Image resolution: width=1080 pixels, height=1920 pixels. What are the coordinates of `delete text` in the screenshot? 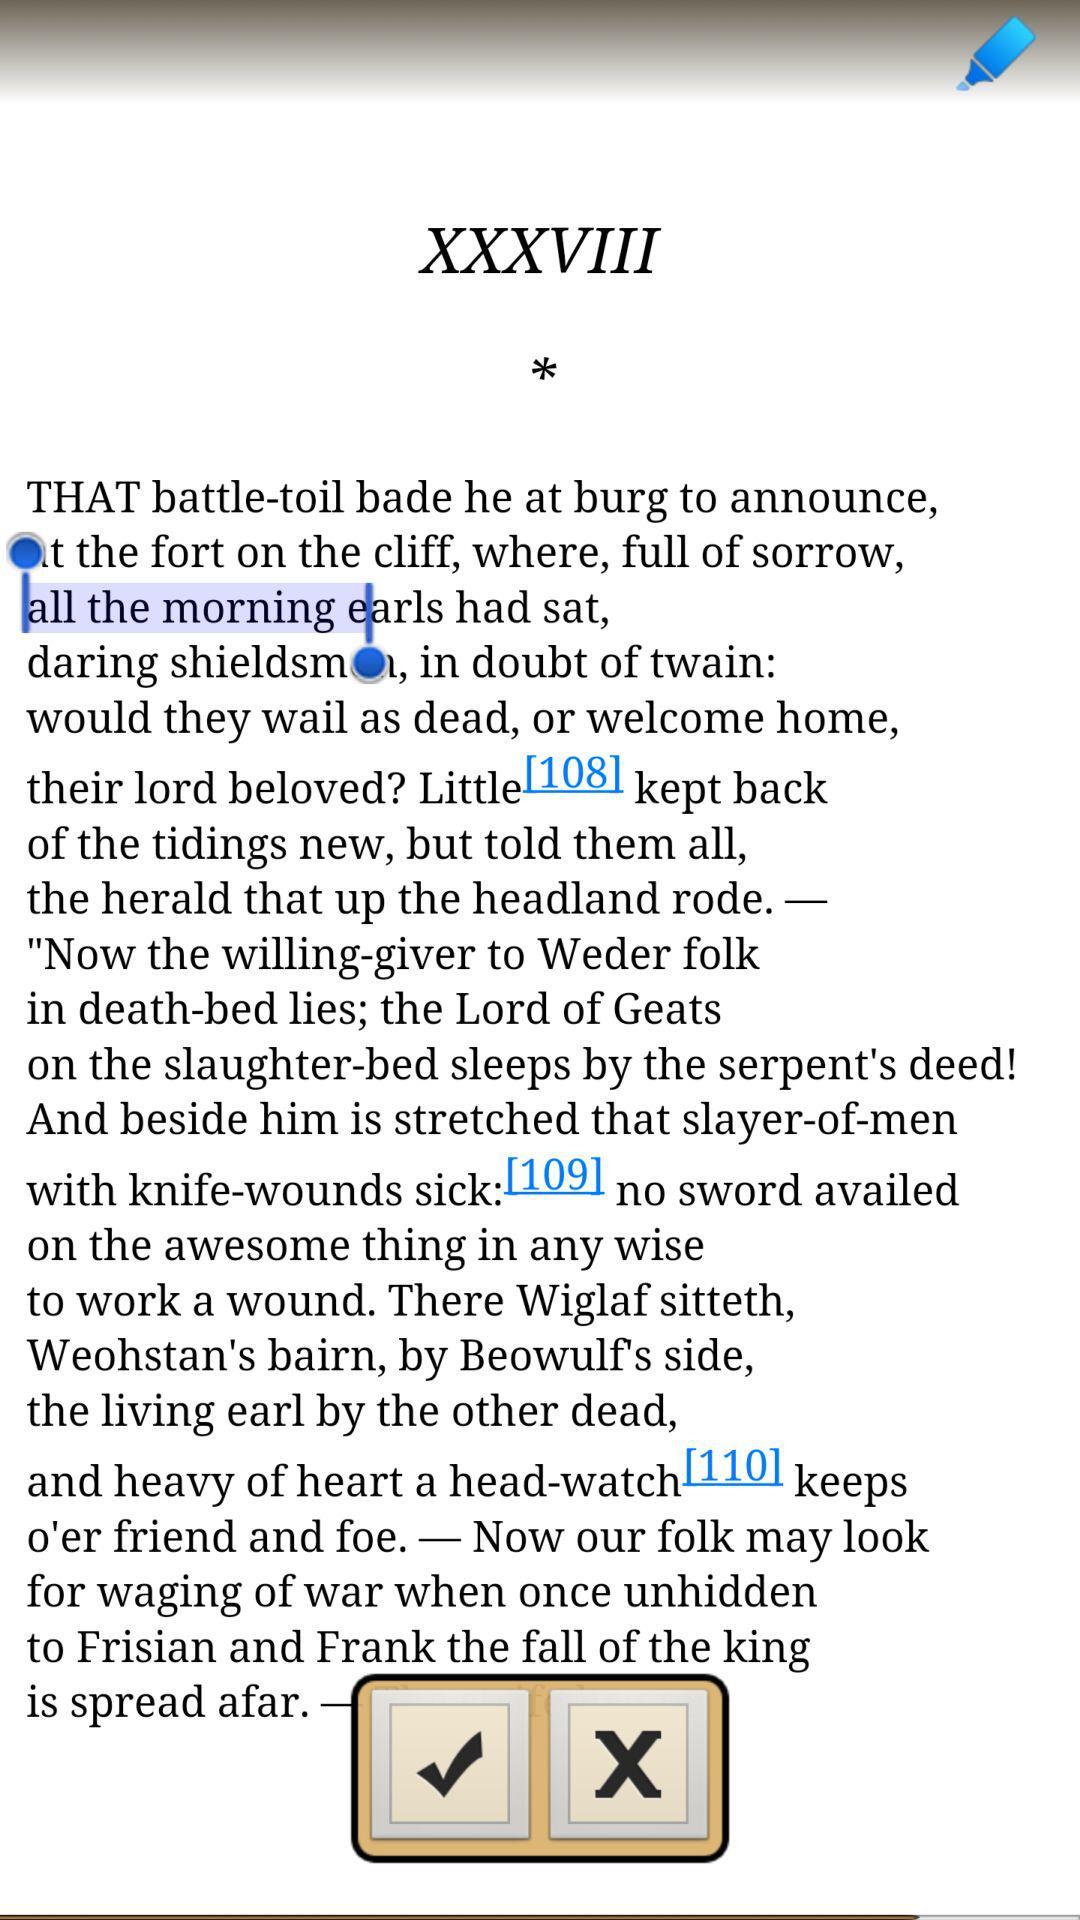 It's located at (628, 1770).